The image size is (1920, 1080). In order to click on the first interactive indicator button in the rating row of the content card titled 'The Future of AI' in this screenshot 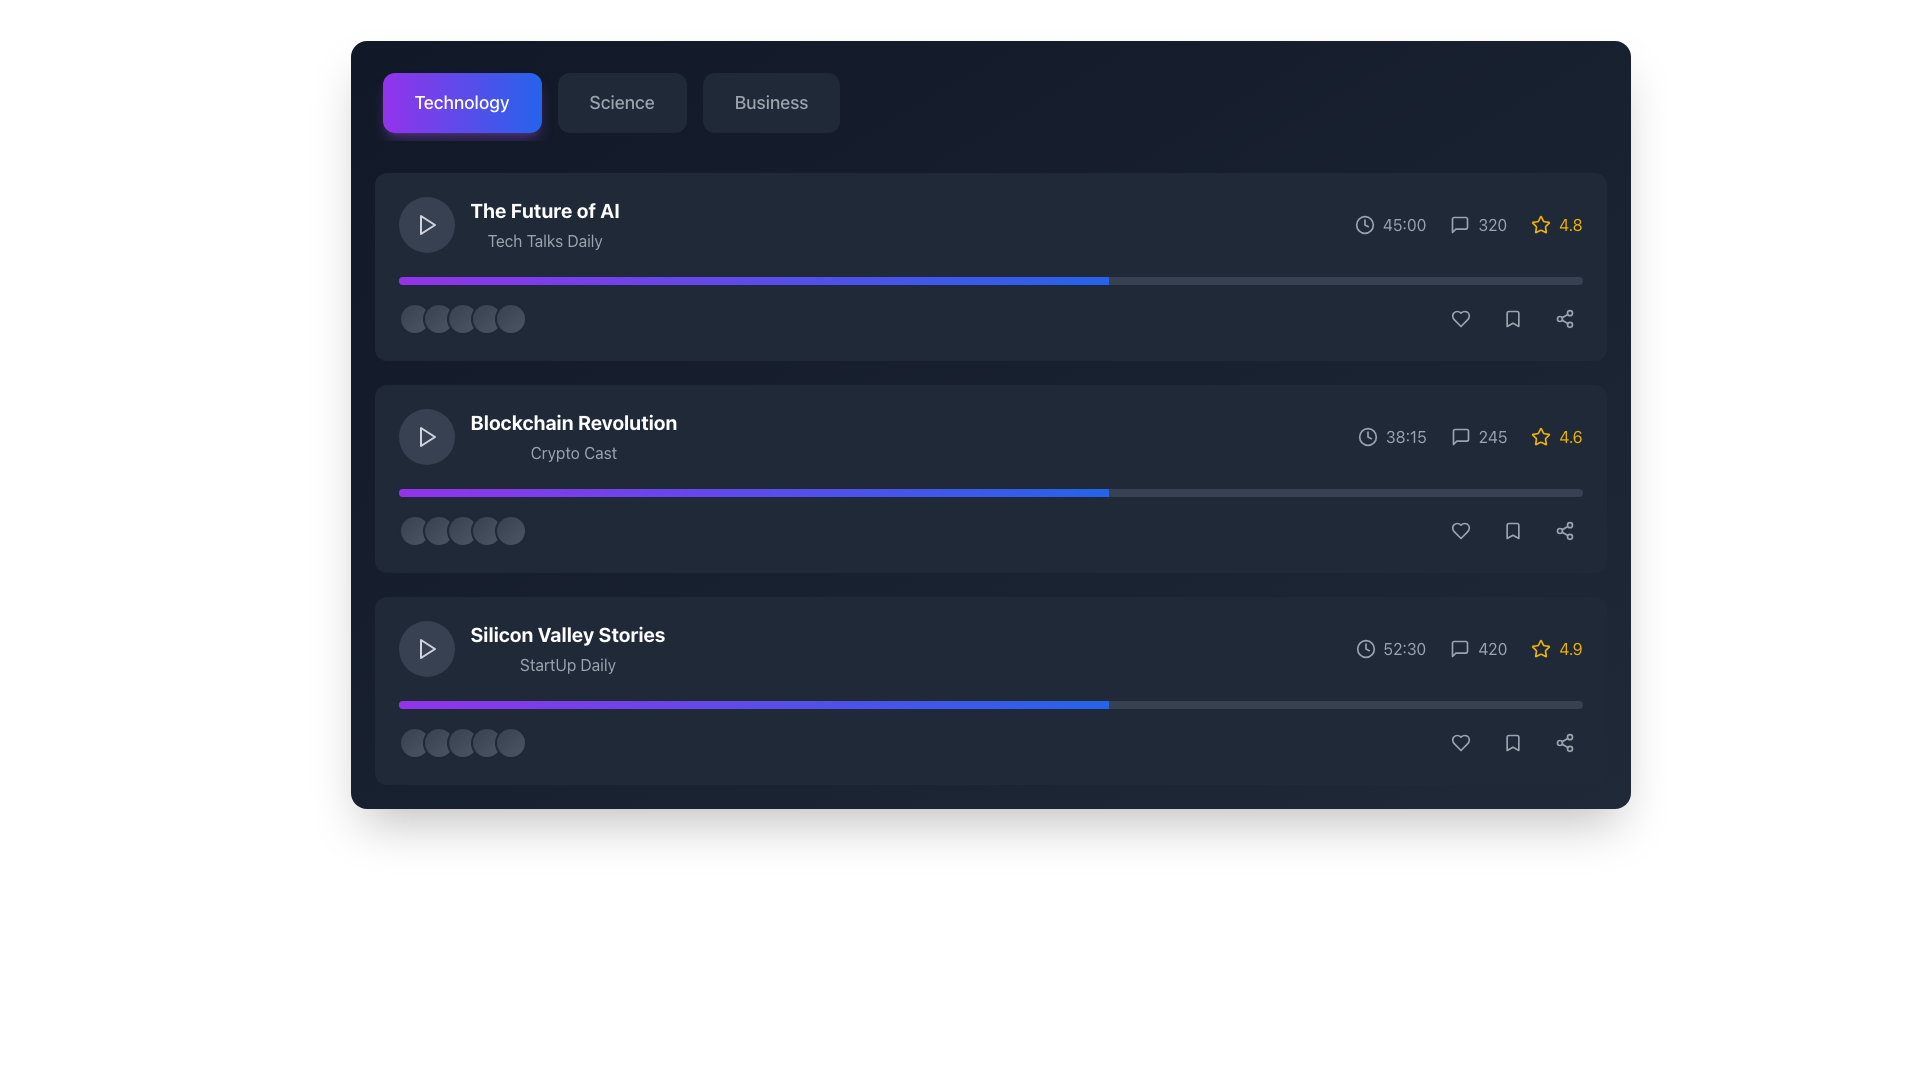, I will do `click(413, 318)`.